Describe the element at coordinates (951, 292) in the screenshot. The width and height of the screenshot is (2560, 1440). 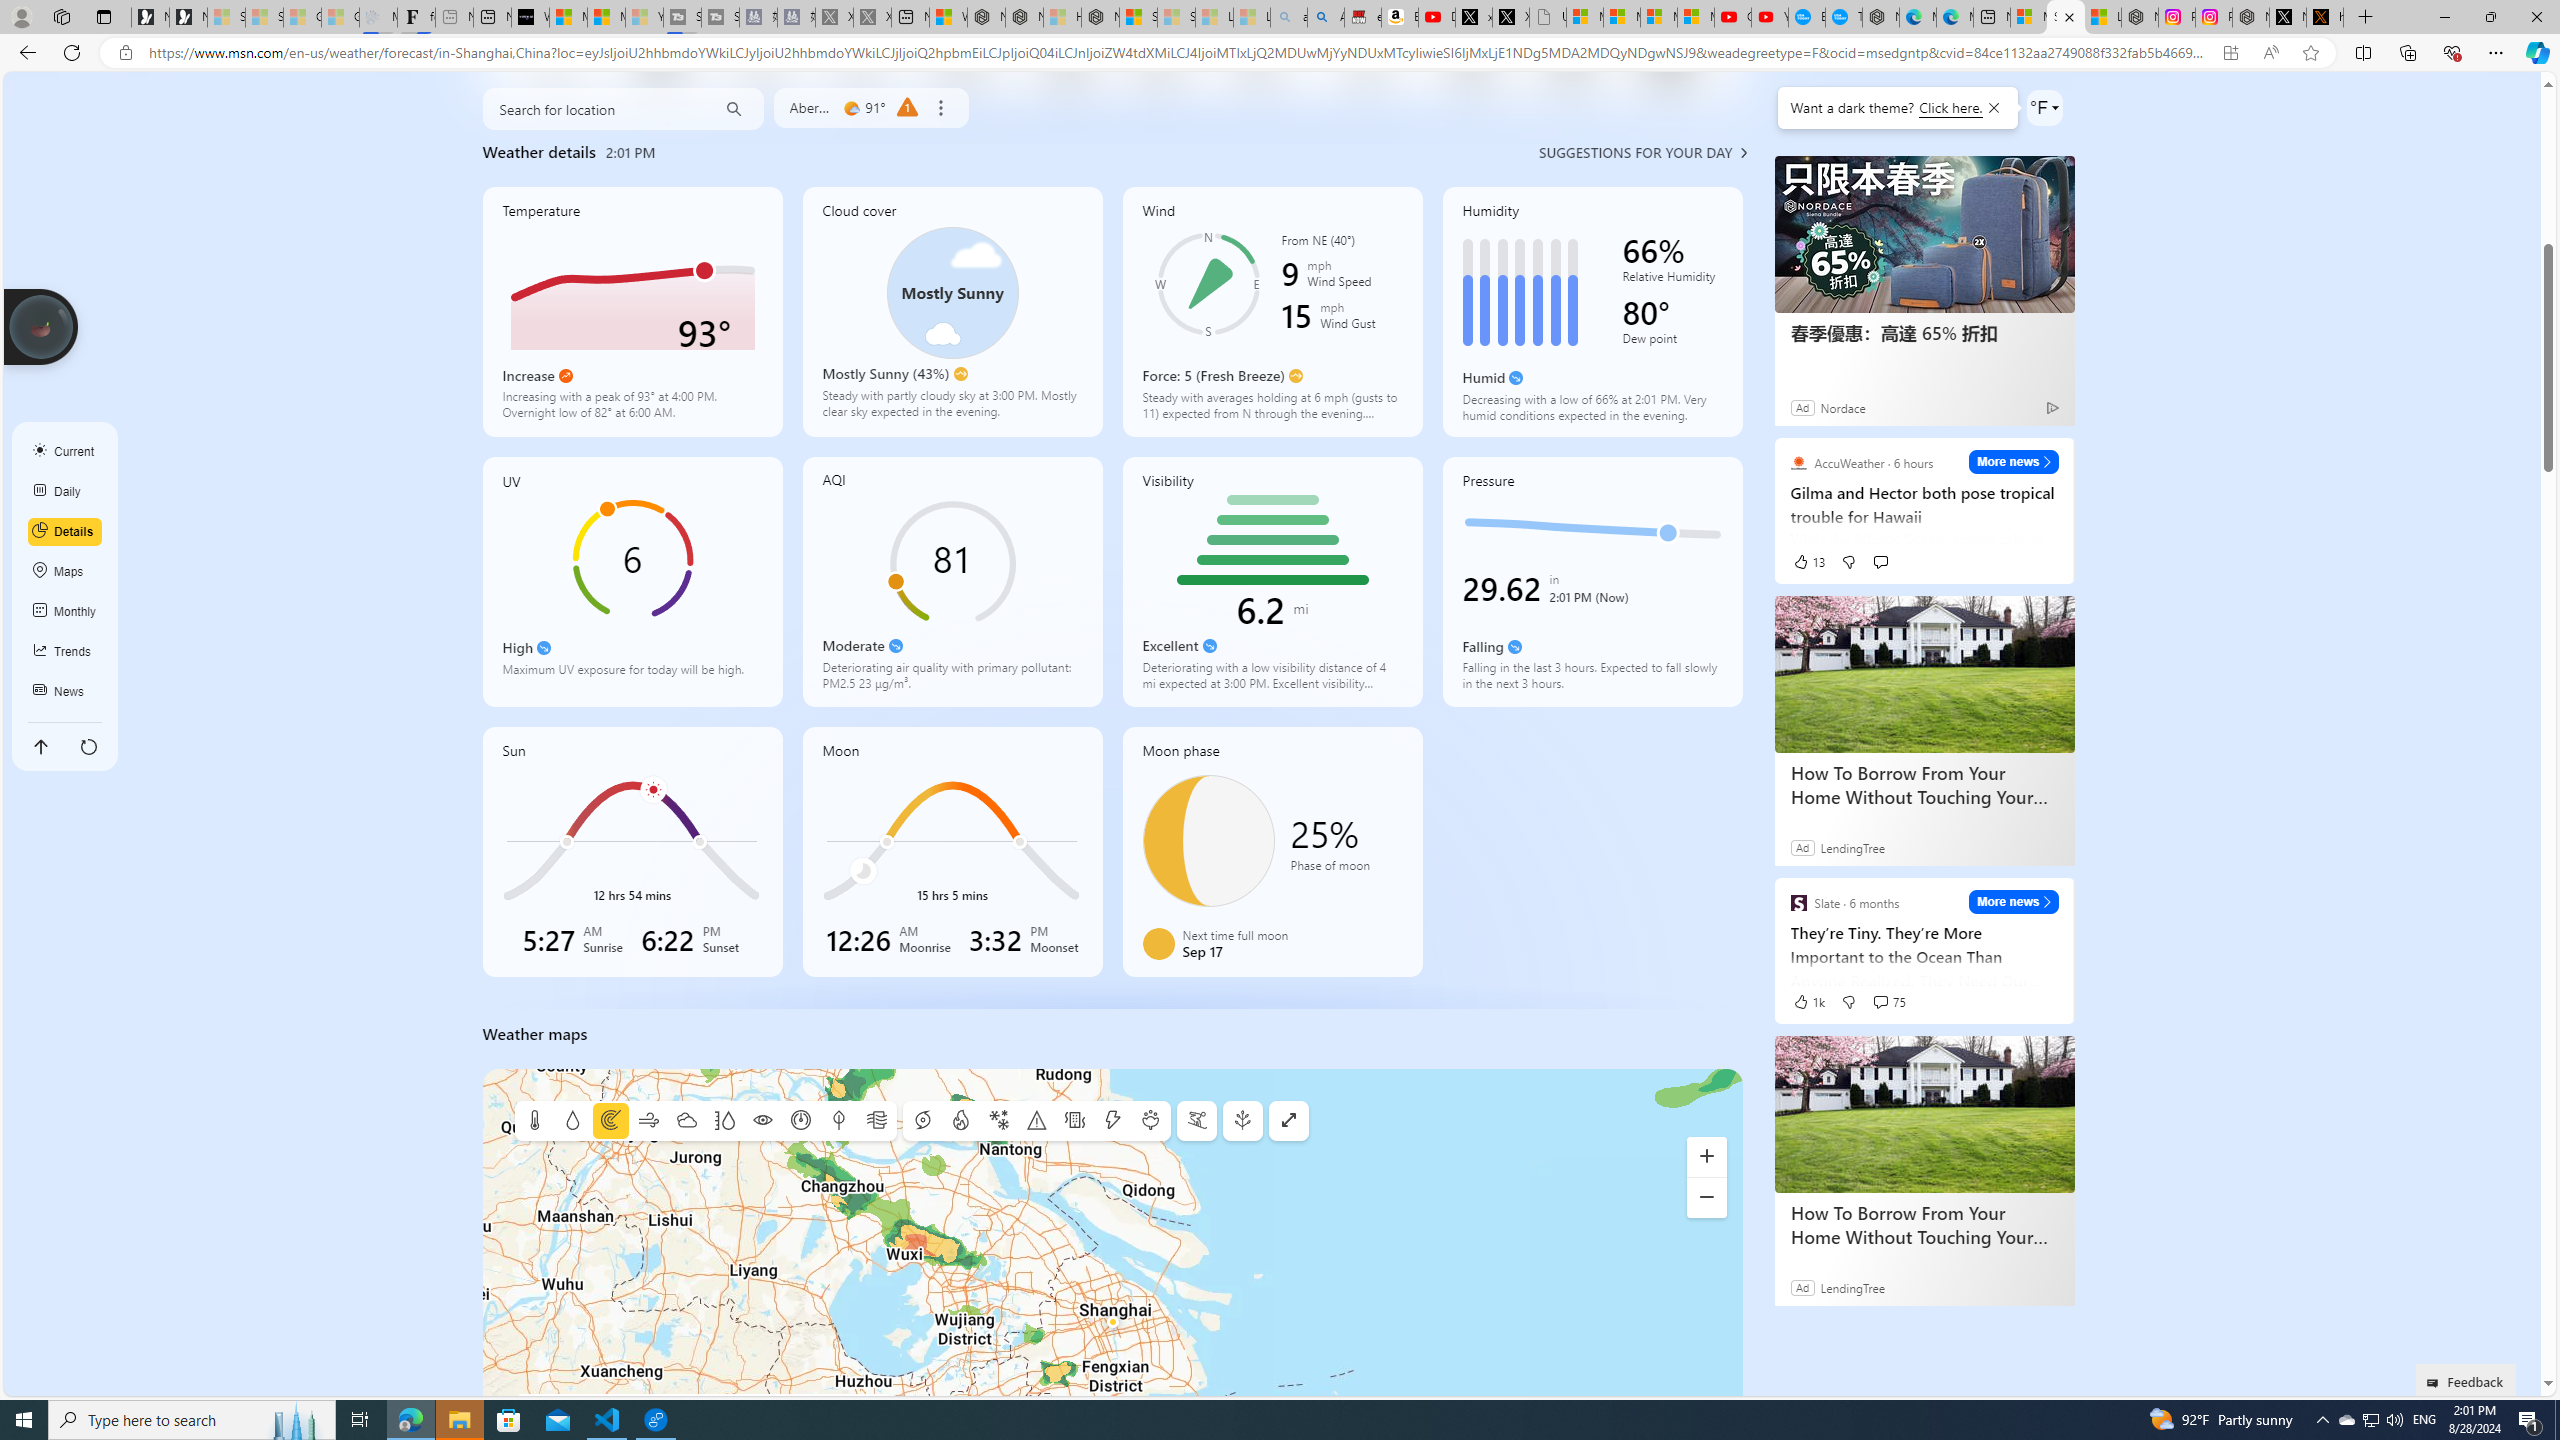
I see `'Class: cloudCoverSvg-DS-ps0R9q'` at that location.